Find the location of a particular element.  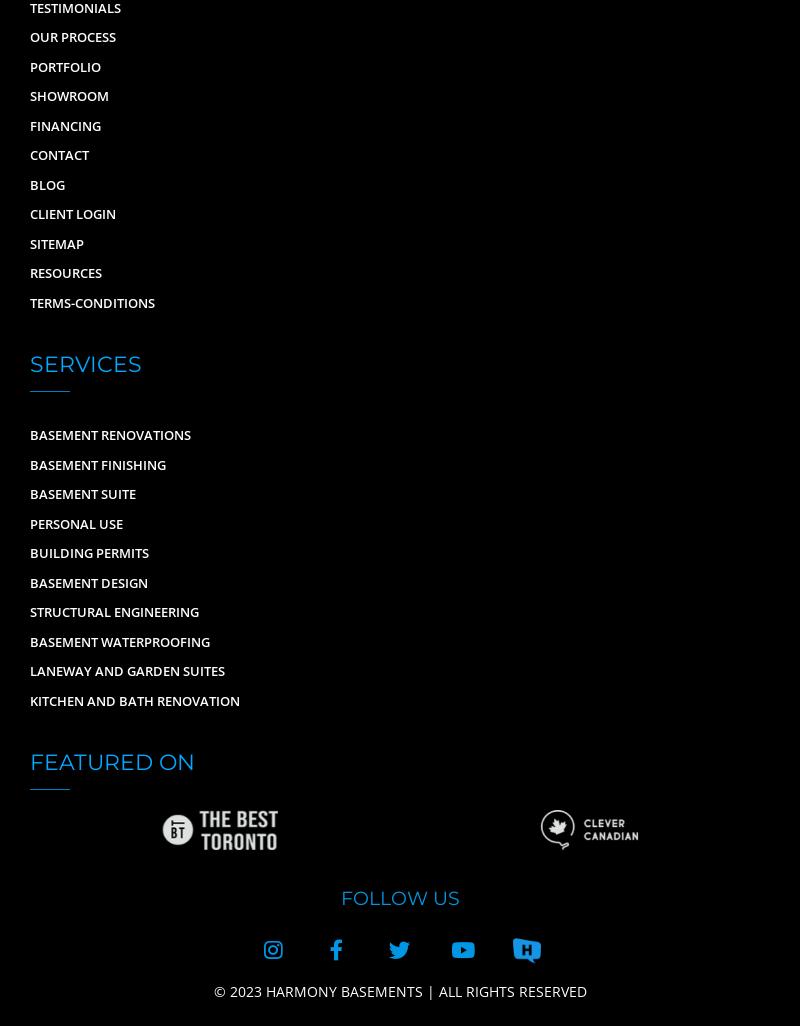

'Kitchen and Bath Renovation' is located at coordinates (134, 699).